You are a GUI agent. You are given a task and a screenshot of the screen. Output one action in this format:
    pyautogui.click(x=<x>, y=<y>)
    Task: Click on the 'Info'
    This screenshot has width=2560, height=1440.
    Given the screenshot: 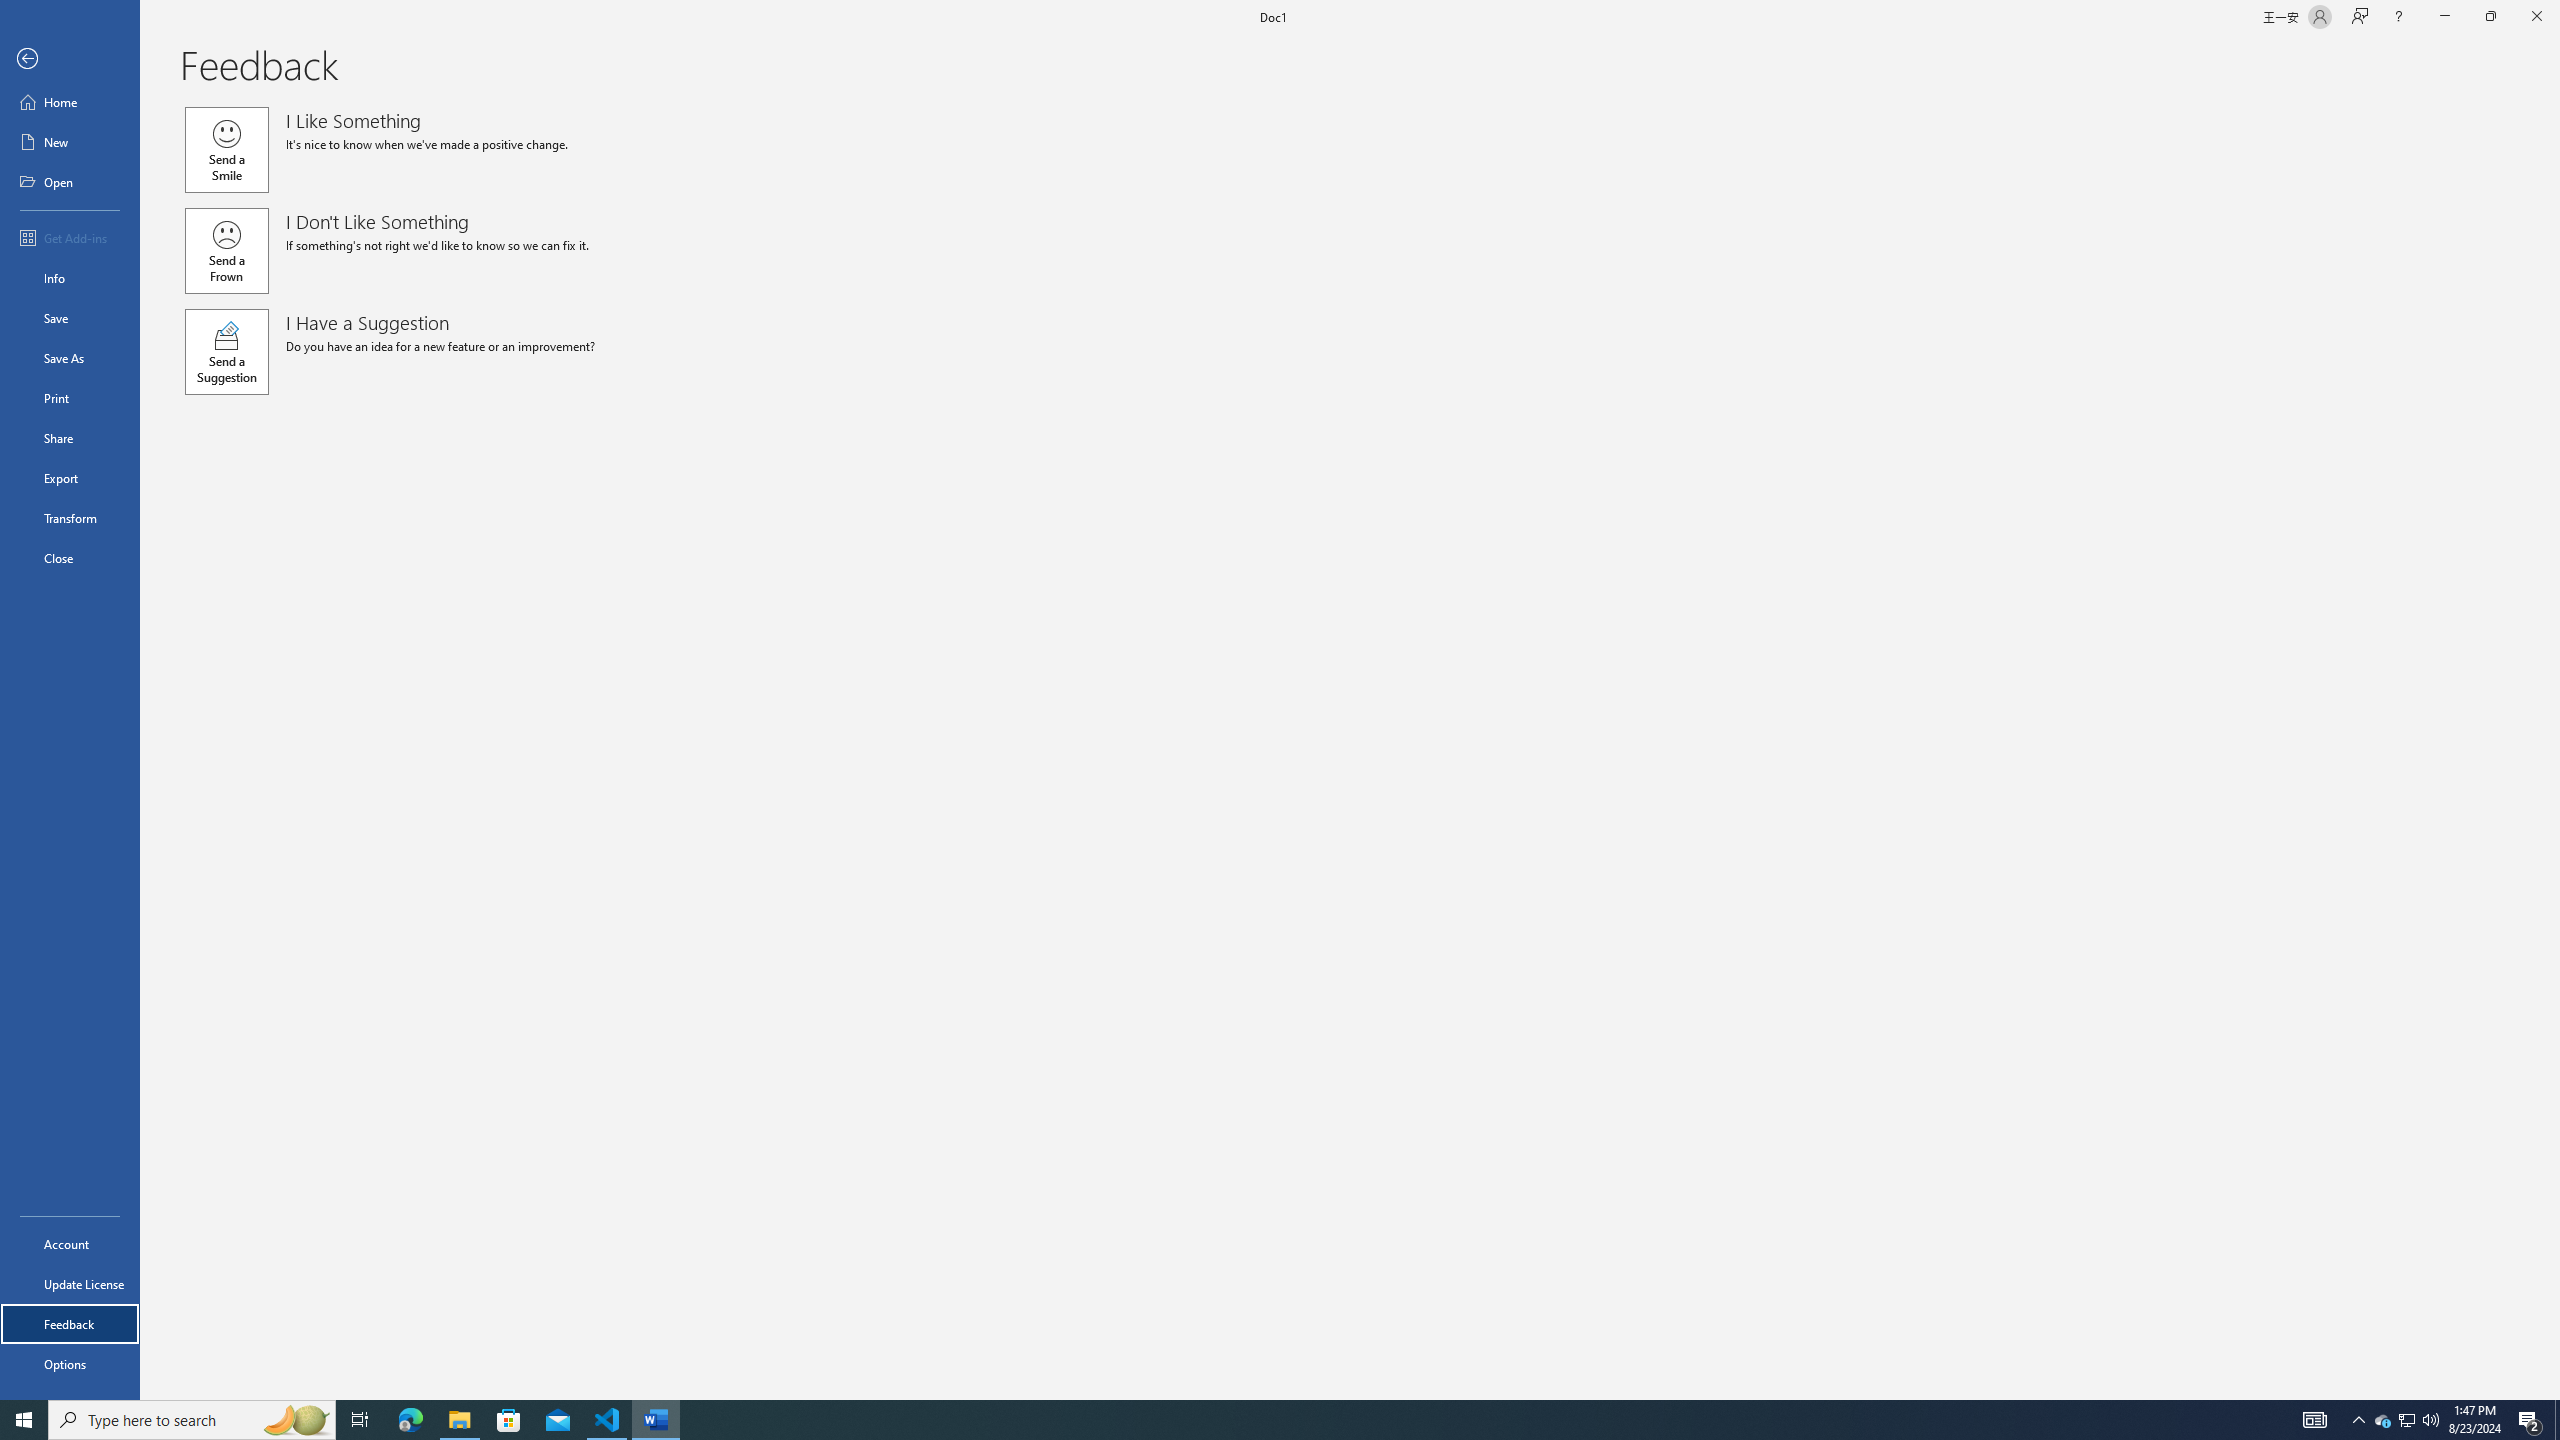 What is the action you would take?
    pyautogui.click(x=69, y=276)
    